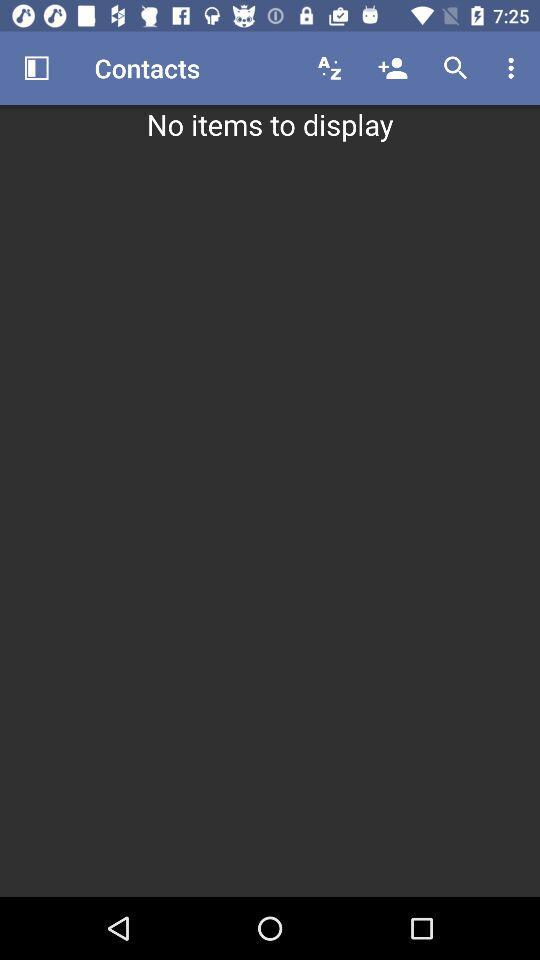 Image resolution: width=540 pixels, height=960 pixels. I want to click on the icon next to contacts, so click(36, 68).